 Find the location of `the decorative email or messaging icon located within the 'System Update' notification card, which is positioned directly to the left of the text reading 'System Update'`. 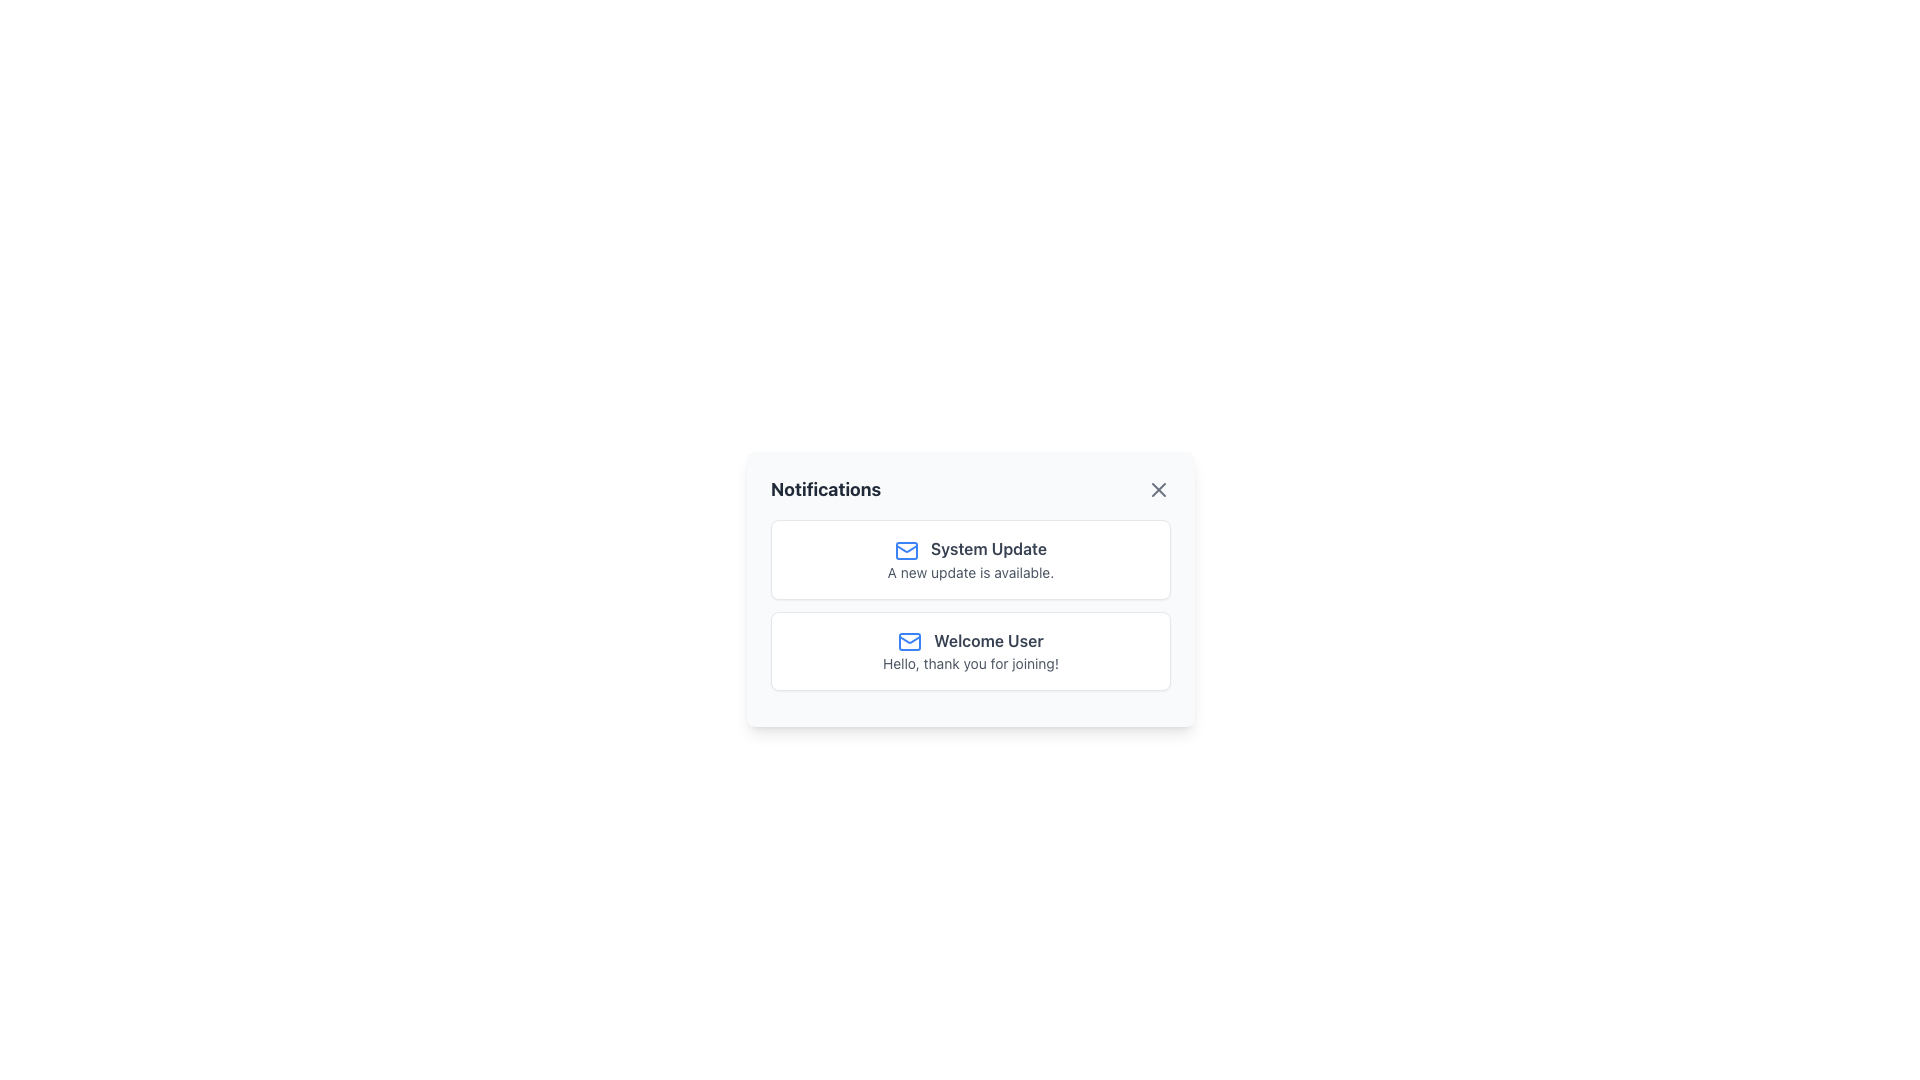

the decorative email or messaging icon located within the 'System Update' notification card, which is positioned directly to the left of the text reading 'System Update' is located at coordinates (905, 550).